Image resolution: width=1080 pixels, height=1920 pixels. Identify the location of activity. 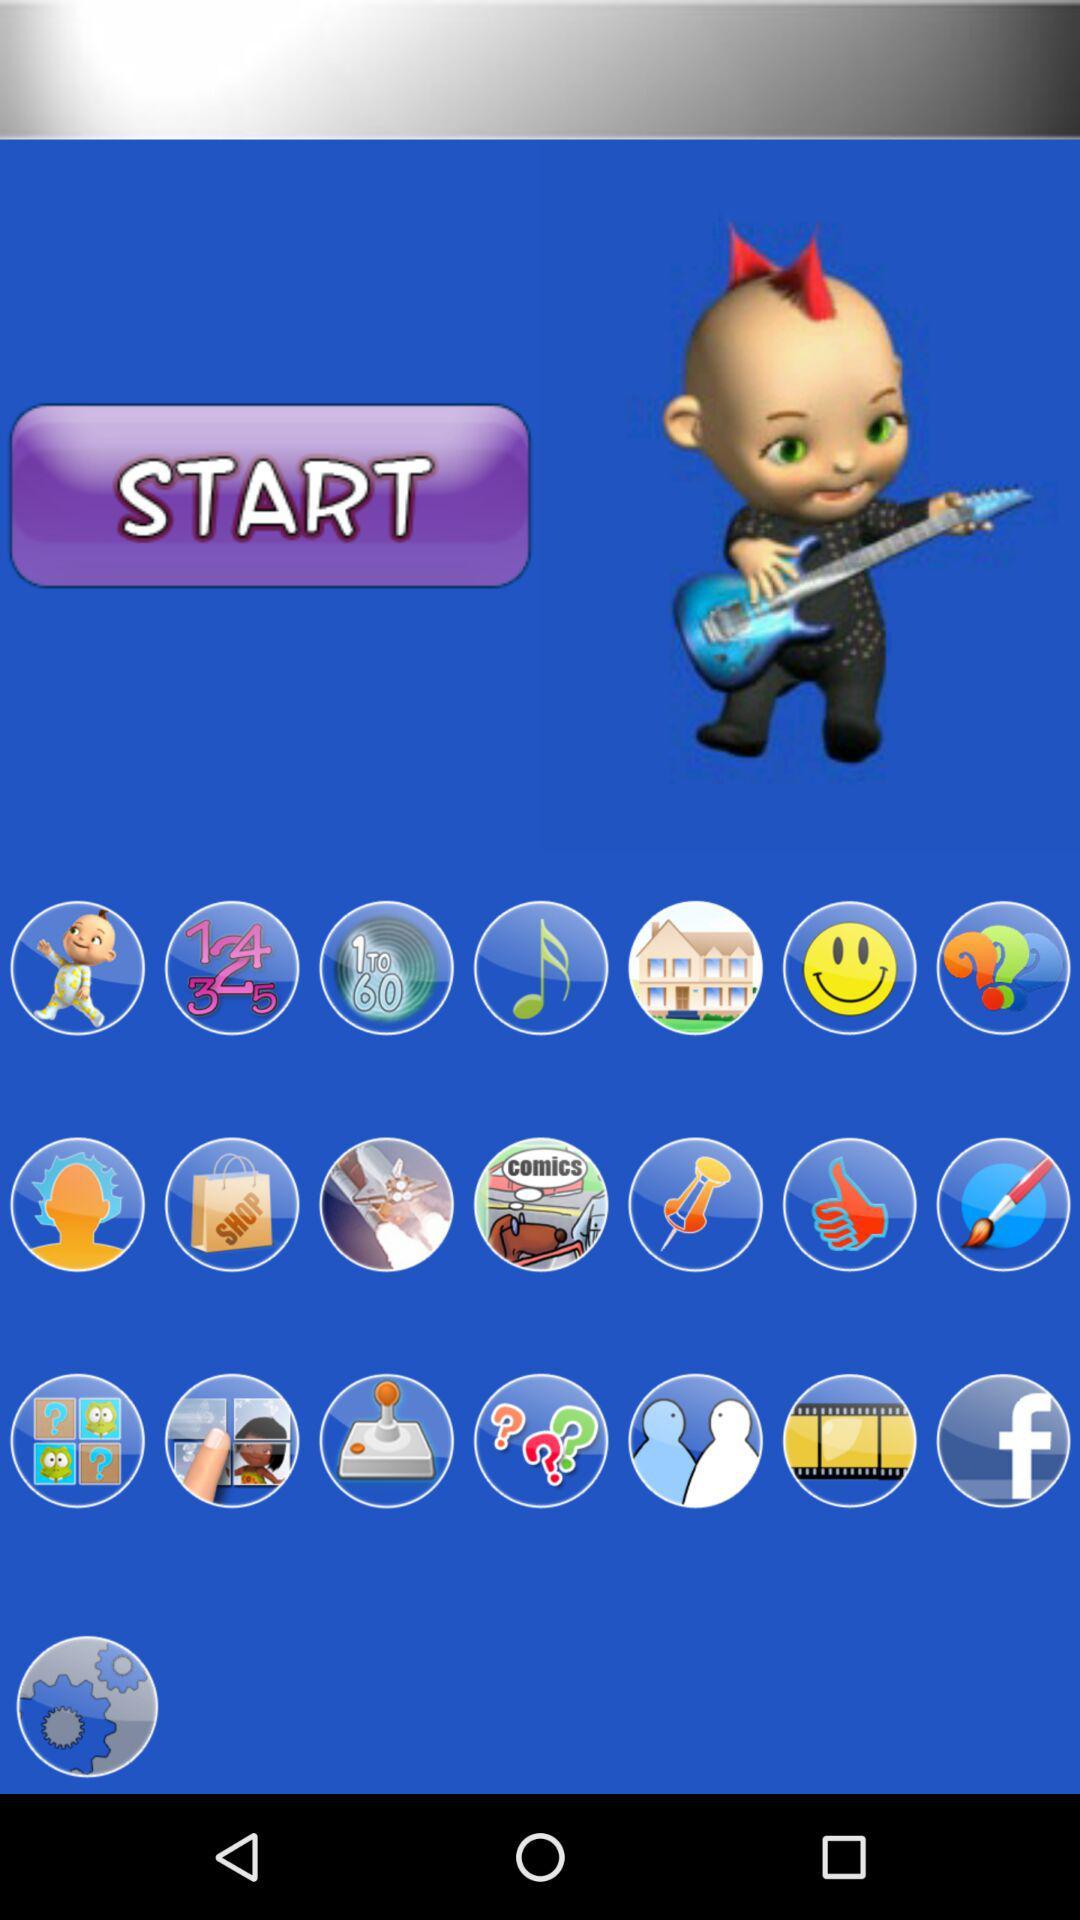
(230, 968).